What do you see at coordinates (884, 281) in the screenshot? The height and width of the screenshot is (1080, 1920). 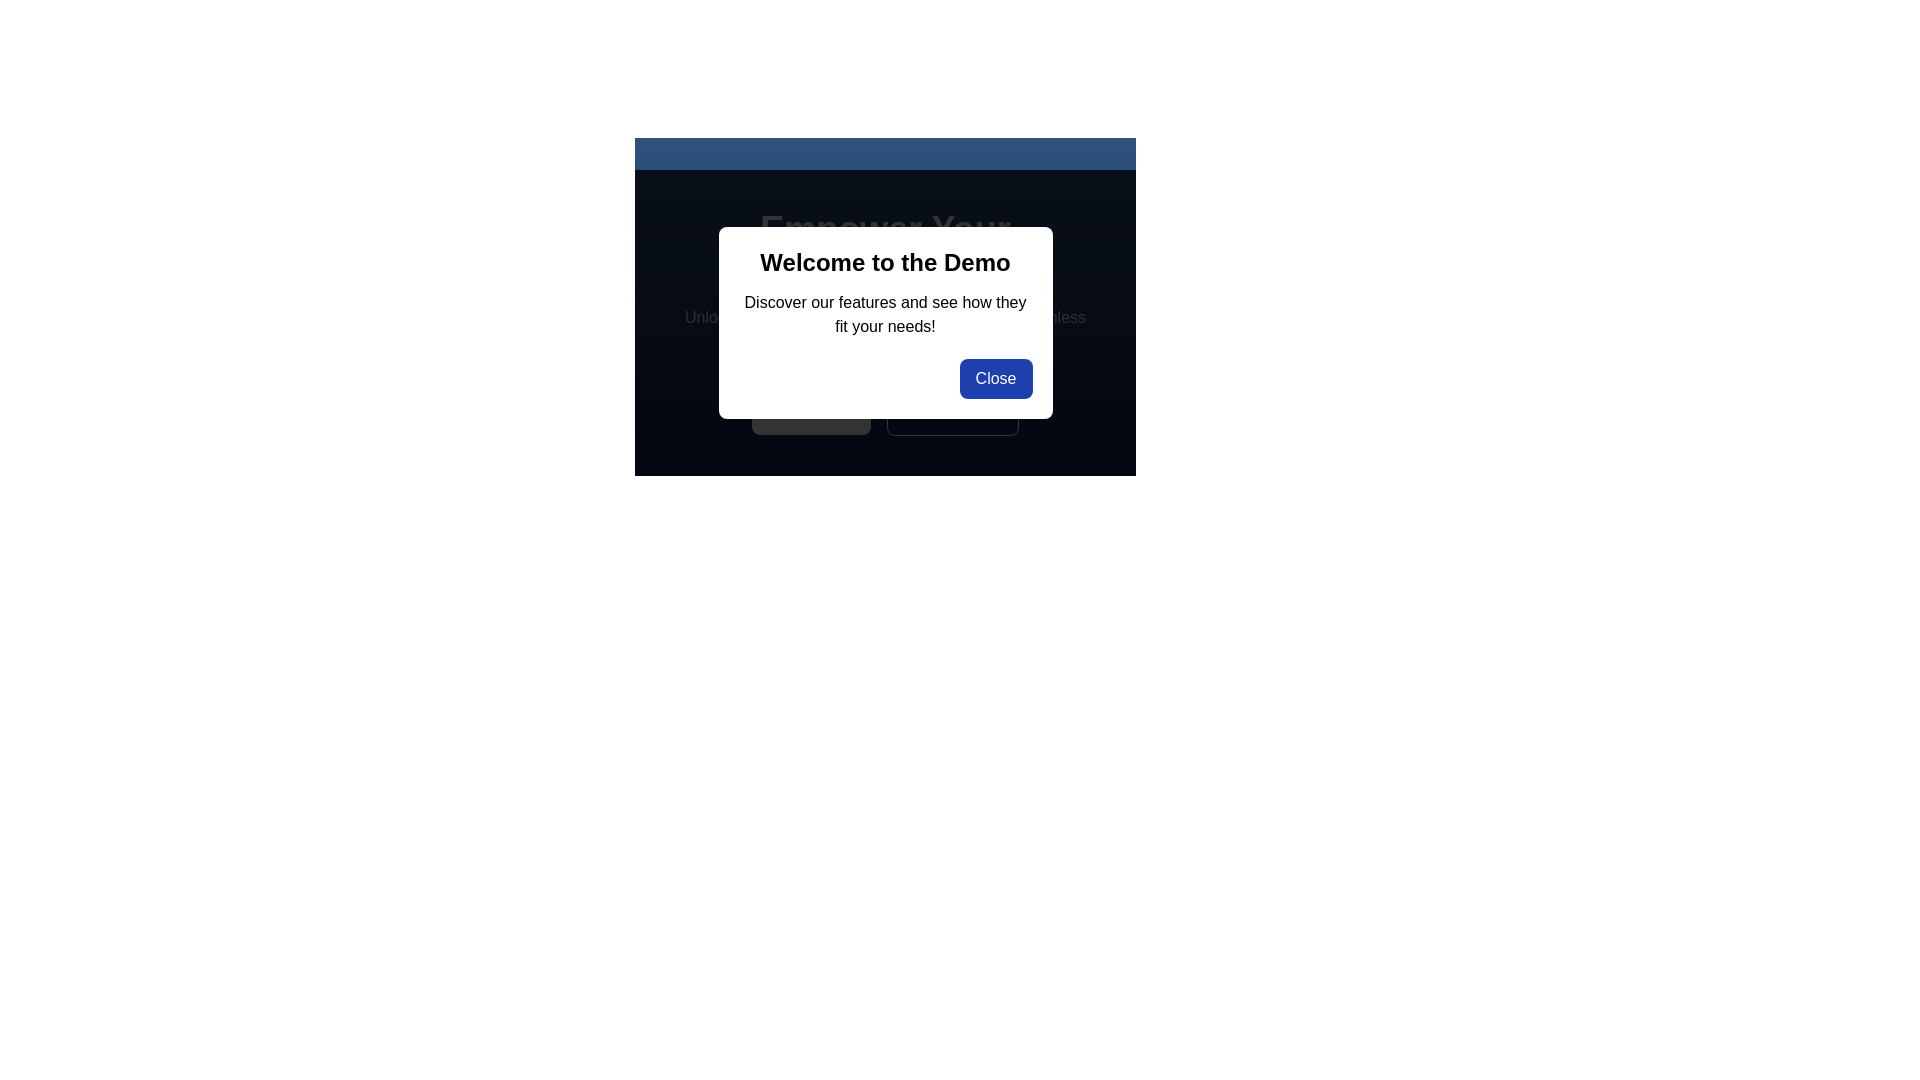 I see `the Text Display element that contains the heading 'Welcome to the Demo' and the subtitle 'Discover our features and see how they fit your needs!', located in a white rectangular panel with rounded corners in the center of the dark-themed modal dialog` at bounding box center [884, 281].